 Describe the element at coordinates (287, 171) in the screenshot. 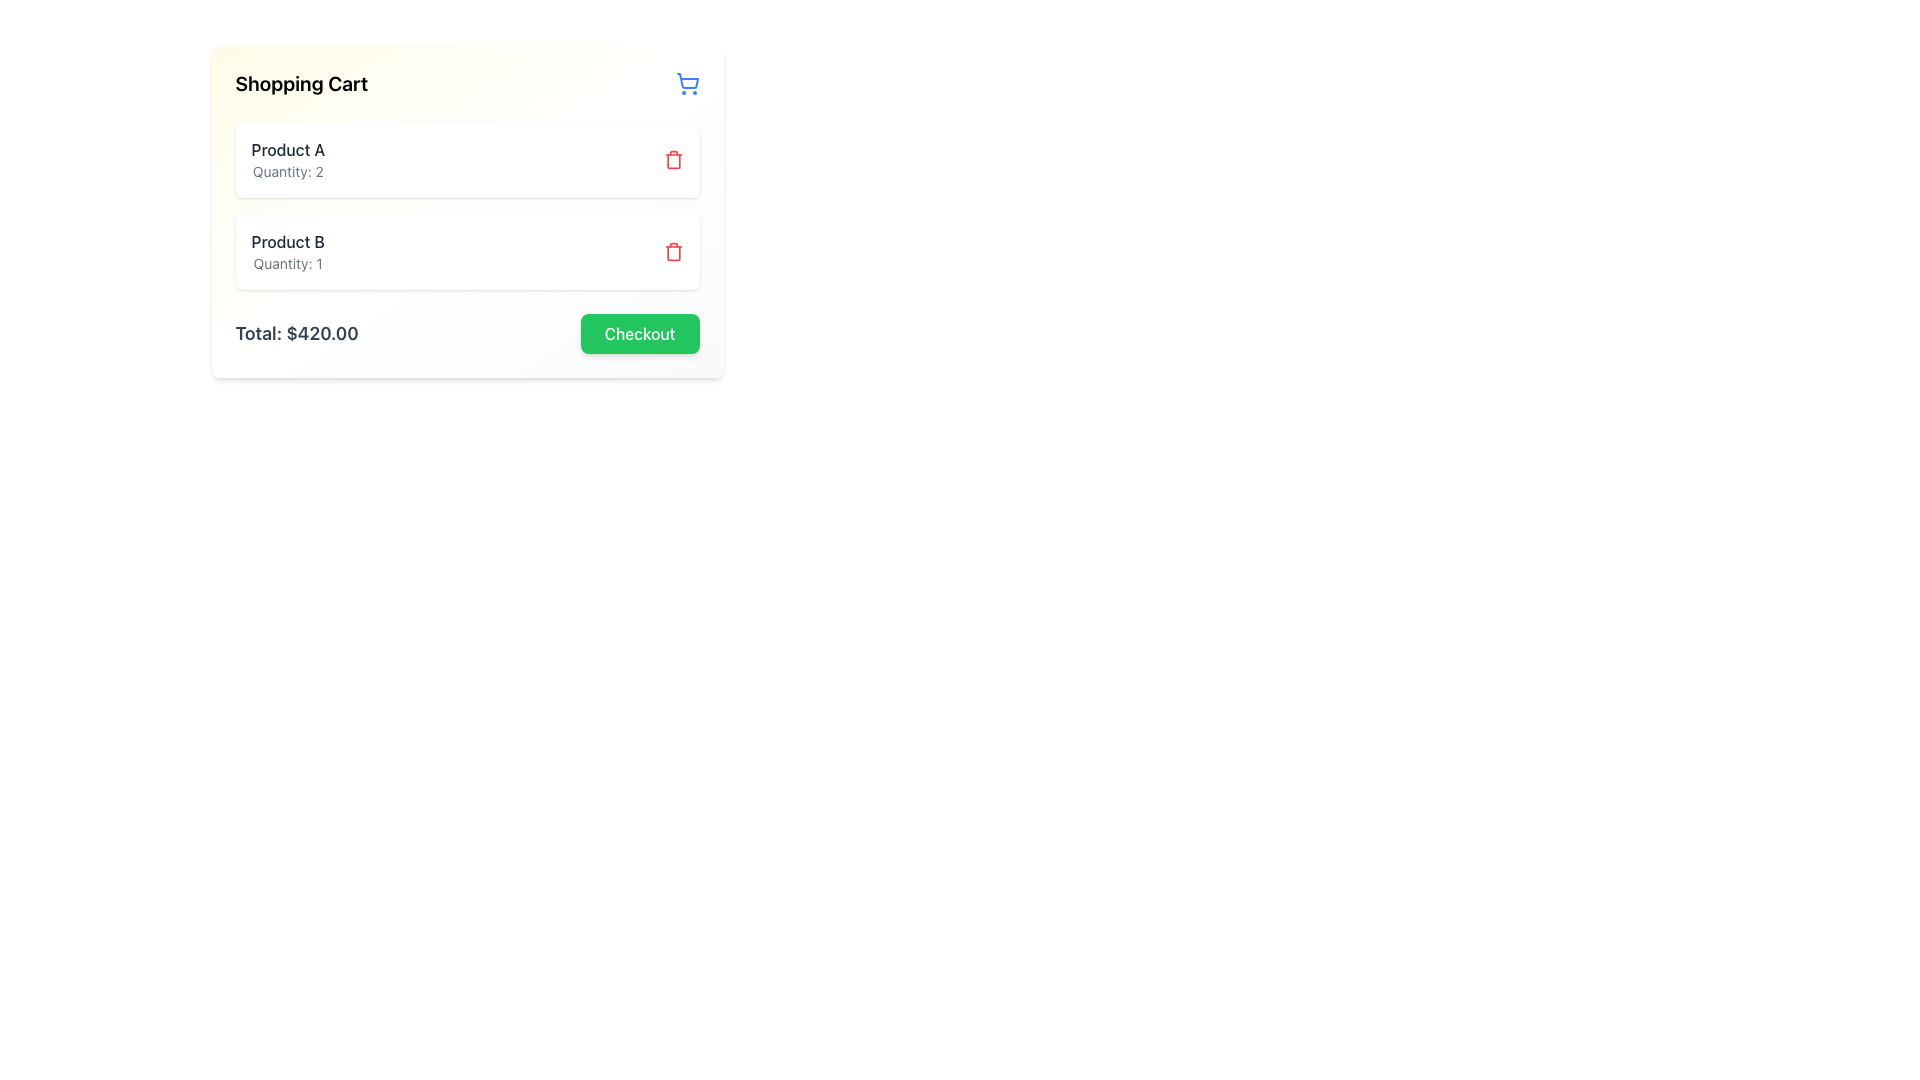

I see `the Static Text Label displaying the quantity of 'Product A' in the shopping cart interface, located below the 'Product A' label` at that location.